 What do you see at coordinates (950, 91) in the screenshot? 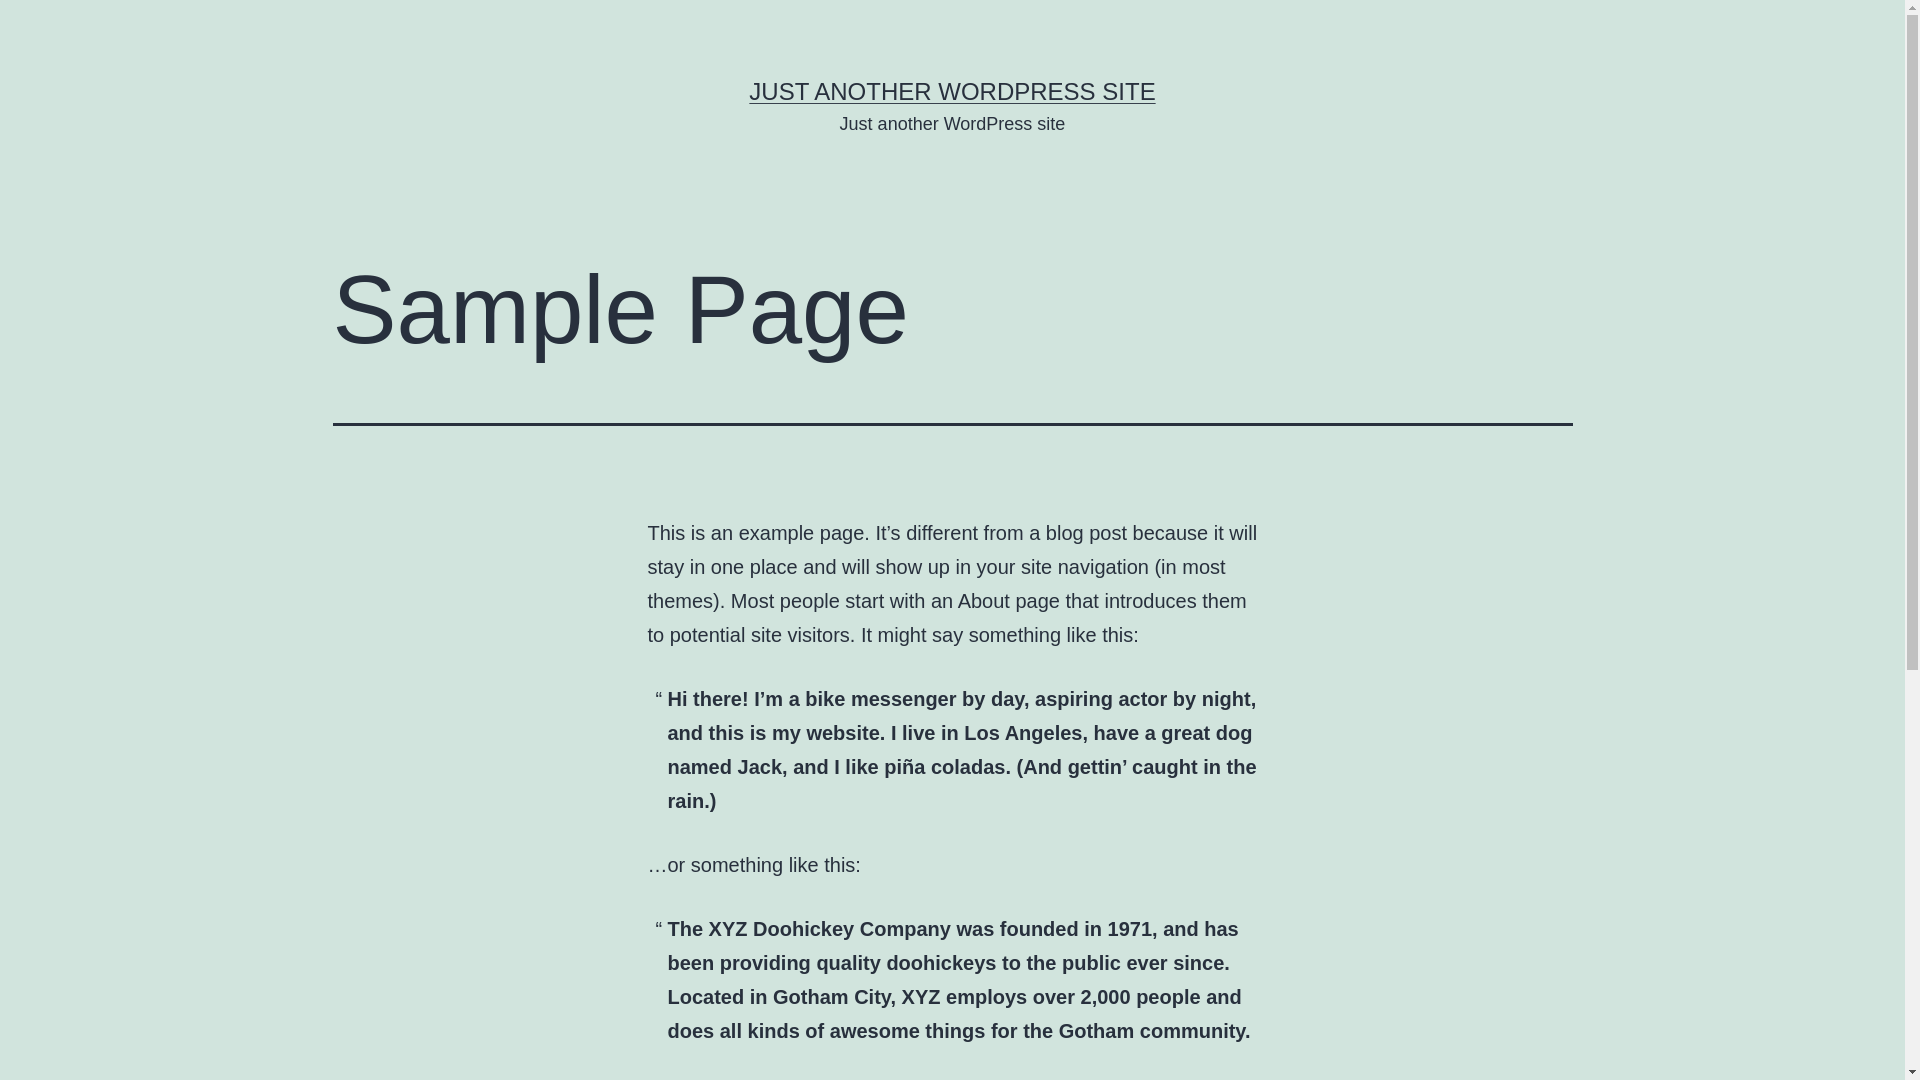
I see `'JUST ANOTHER WORDPRESS SITE'` at bounding box center [950, 91].